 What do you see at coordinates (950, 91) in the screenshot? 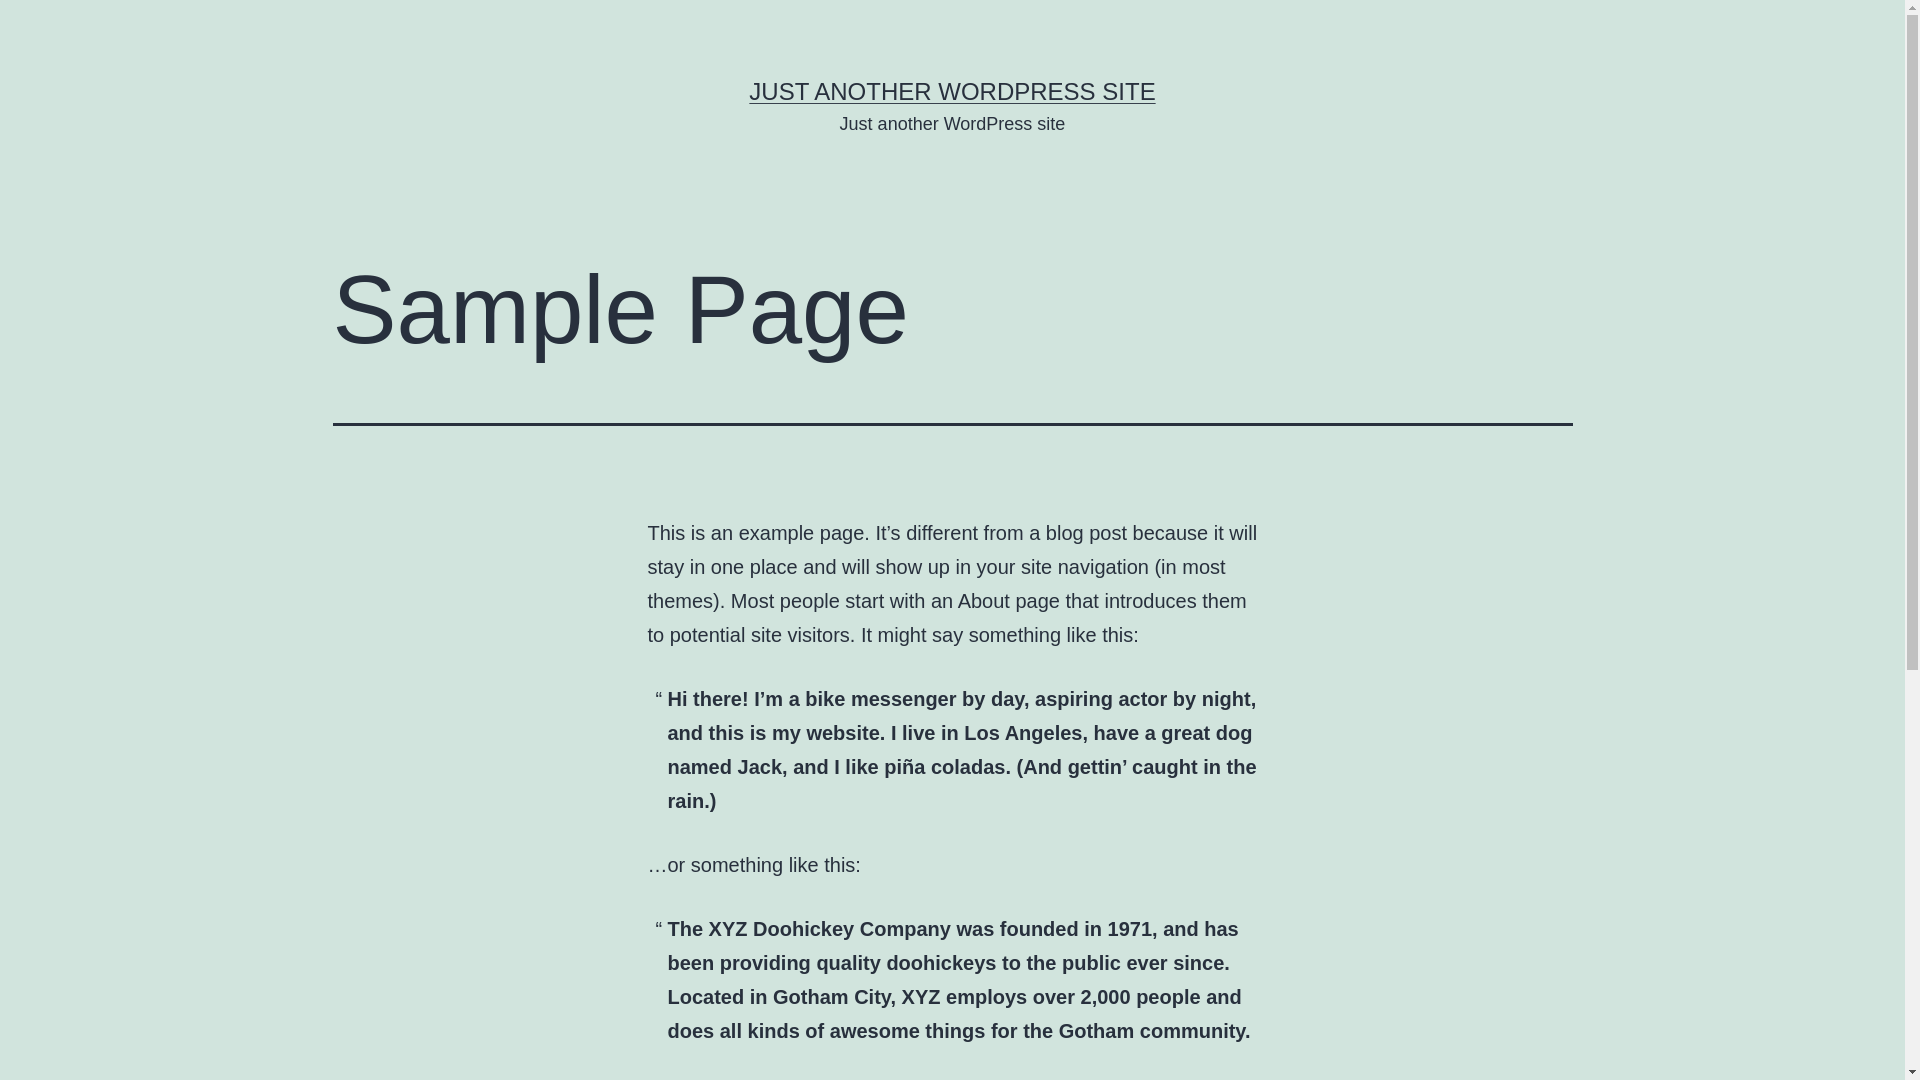
I see `'JUST ANOTHER WORDPRESS SITE'` at bounding box center [950, 91].